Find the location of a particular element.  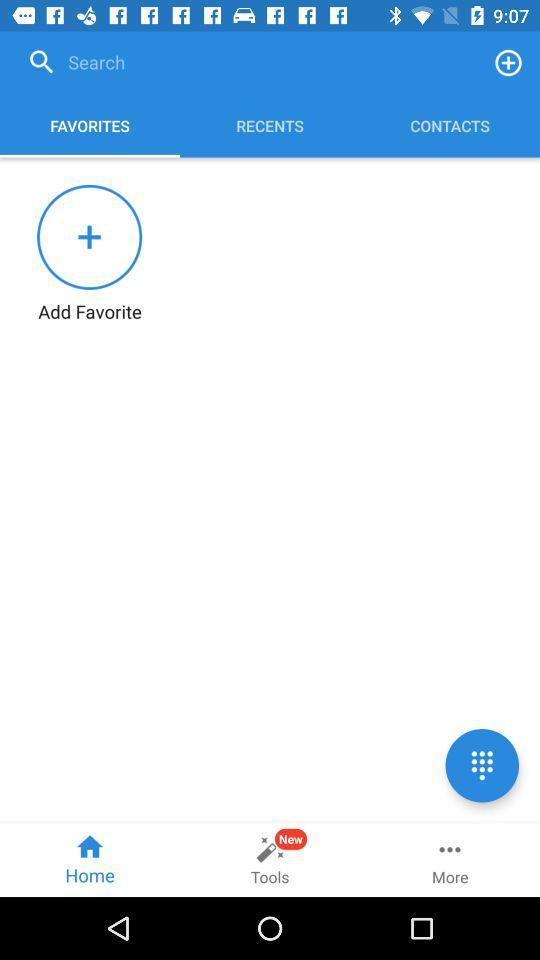

opens up a list of options to choose from is located at coordinates (481, 764).